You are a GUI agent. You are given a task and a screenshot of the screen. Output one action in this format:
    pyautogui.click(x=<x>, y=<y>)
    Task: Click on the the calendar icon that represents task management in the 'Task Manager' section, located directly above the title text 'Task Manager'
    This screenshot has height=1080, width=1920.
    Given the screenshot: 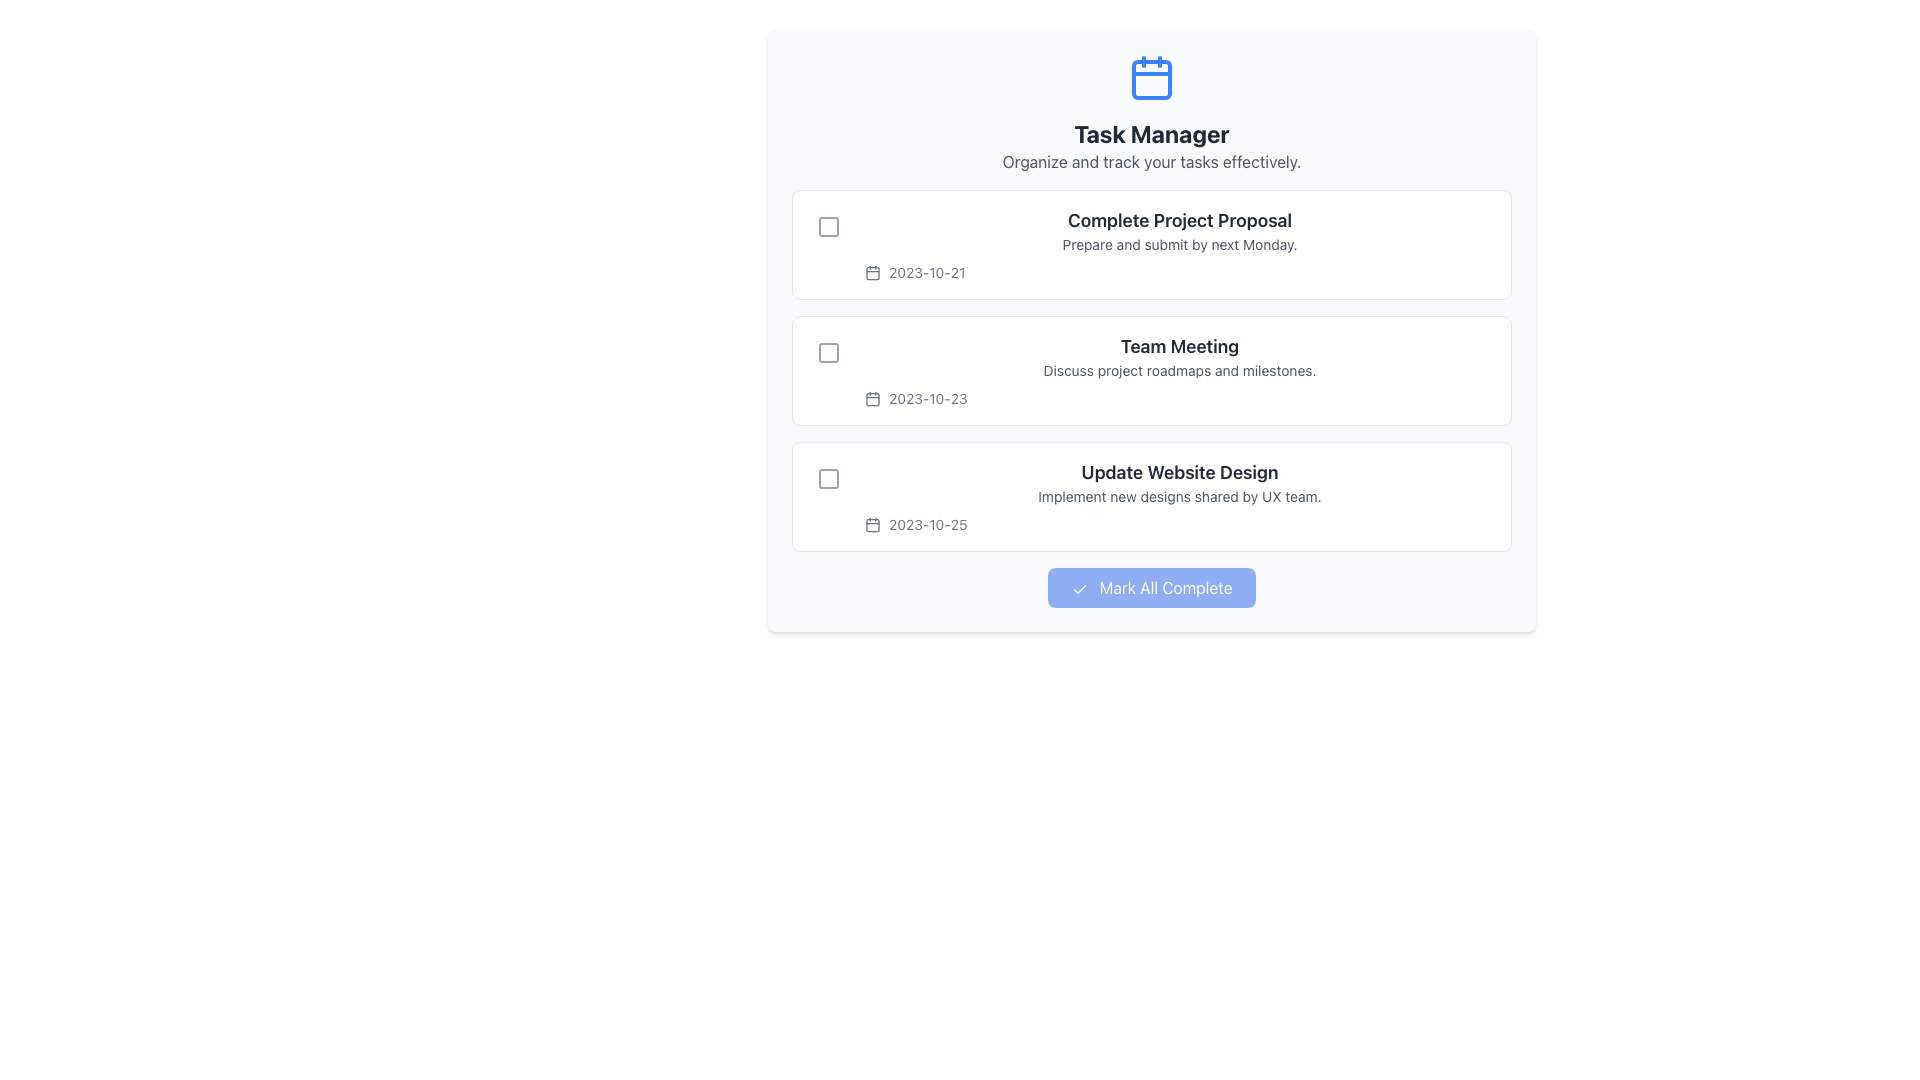 What is the action you would take?
    pyautogui.click(x=1152, y=76)
    